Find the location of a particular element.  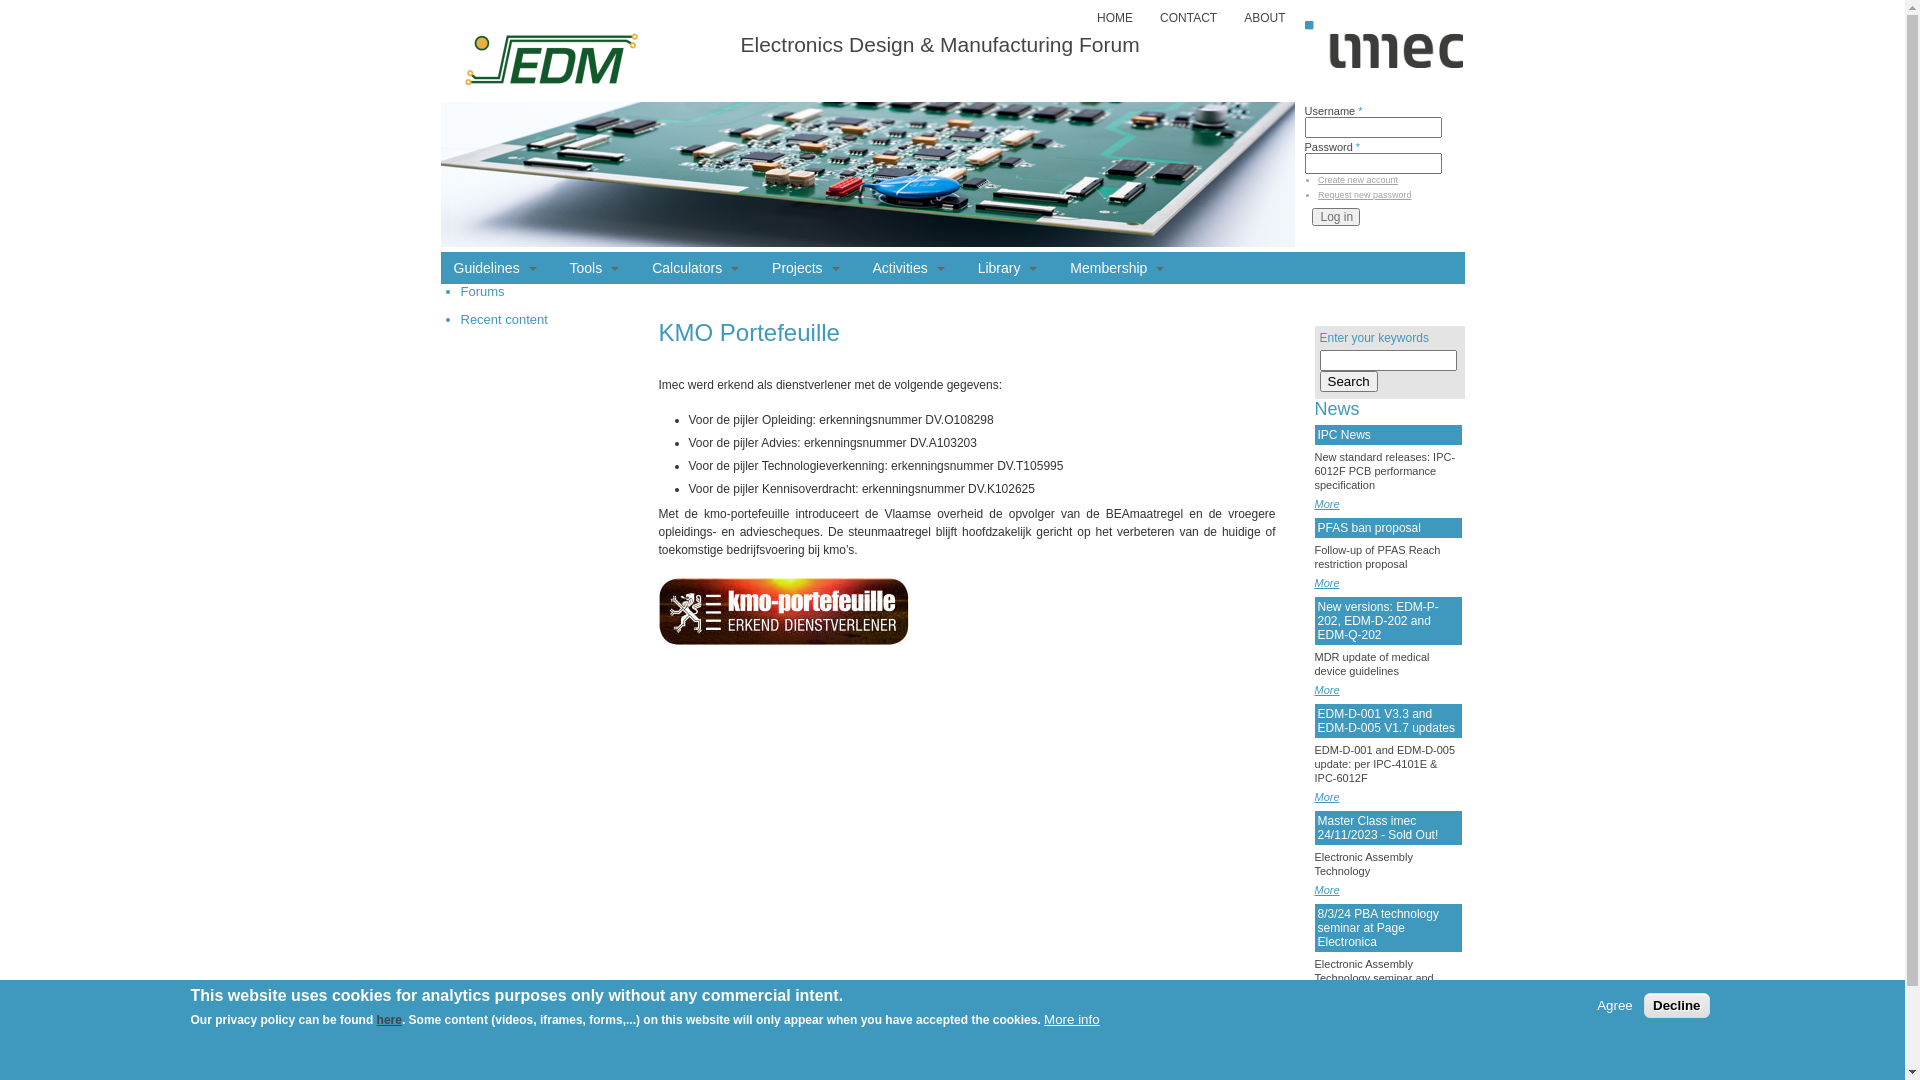

'Library' is located at coordinates (968, 266).